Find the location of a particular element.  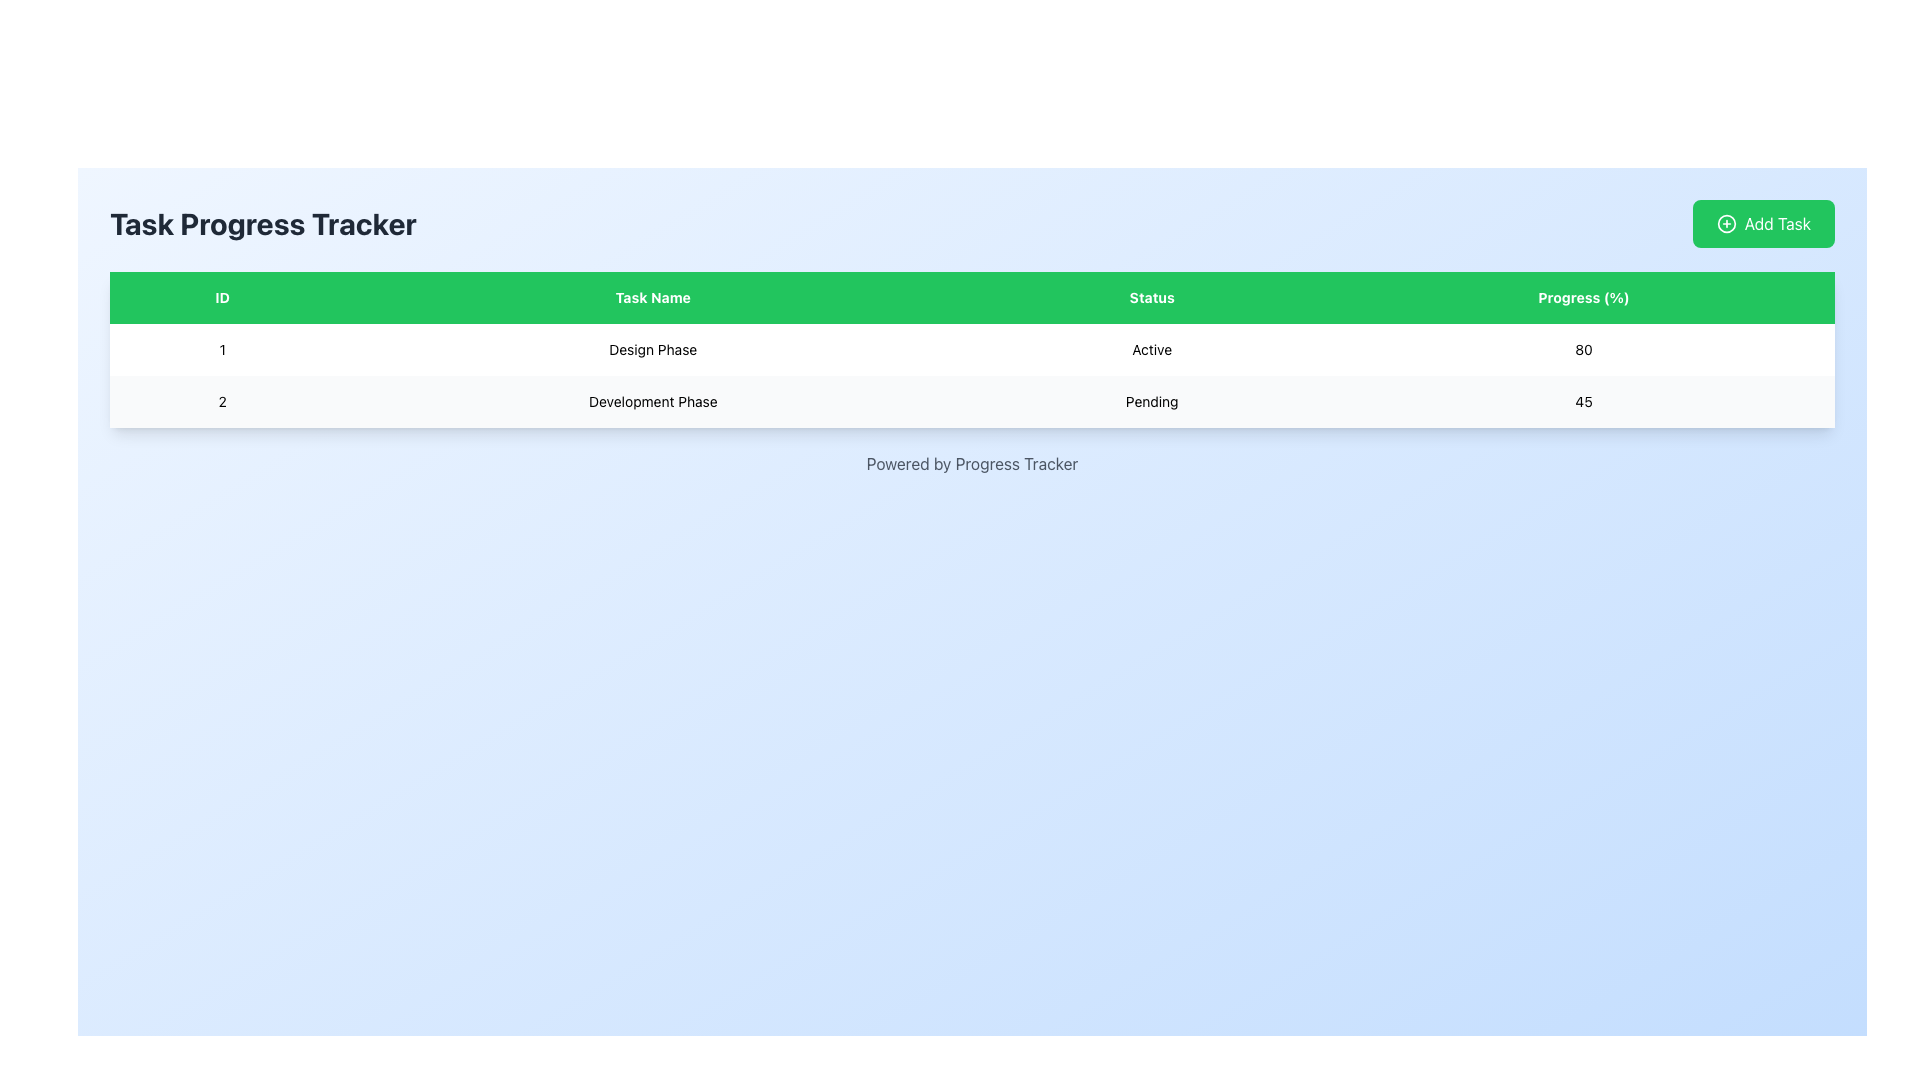

the text element that identifies the row index in the second row of the table under the 'ID' column is located at coordinates (222, 401).